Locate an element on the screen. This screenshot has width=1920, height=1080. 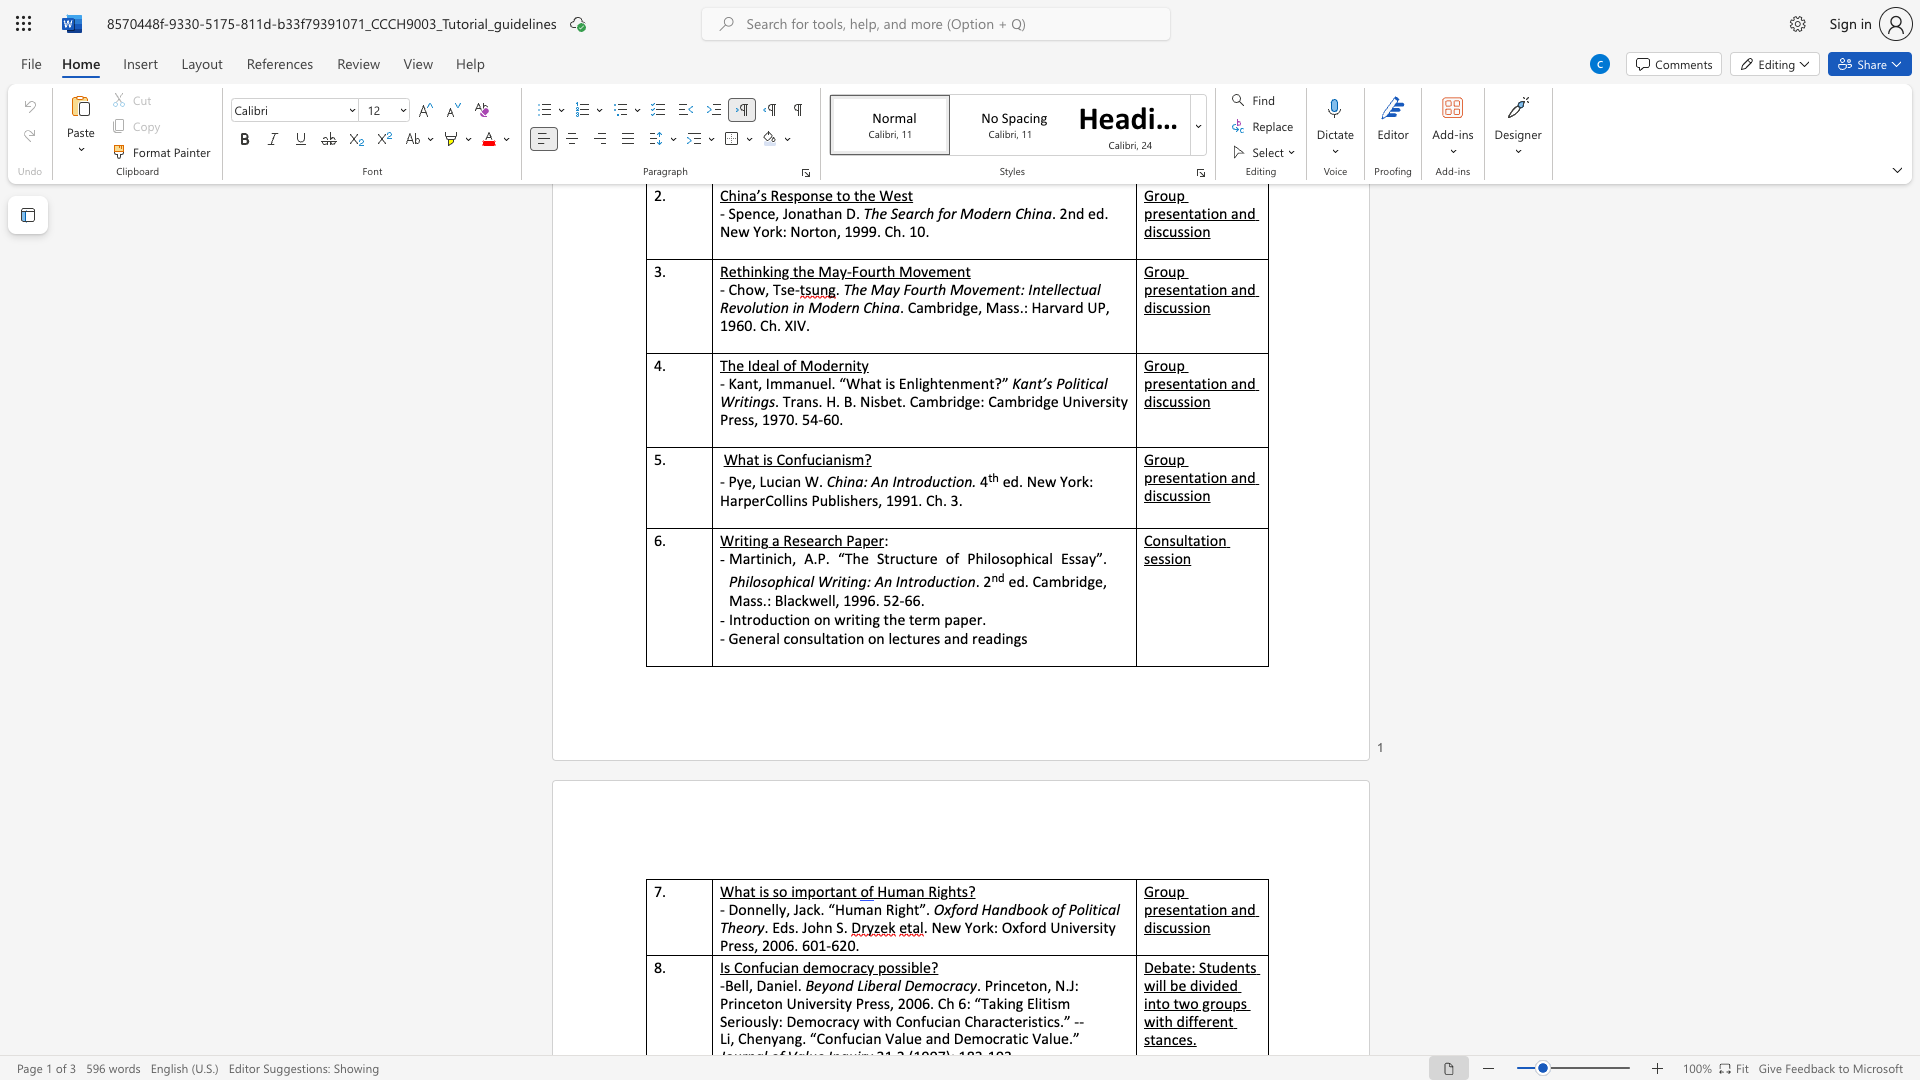
the subset text "w York: Oxford University Press, 2006. 601" within the text ". New York: Oxford University Press, 2006. 601-620." is located at coordinates (948, 927).